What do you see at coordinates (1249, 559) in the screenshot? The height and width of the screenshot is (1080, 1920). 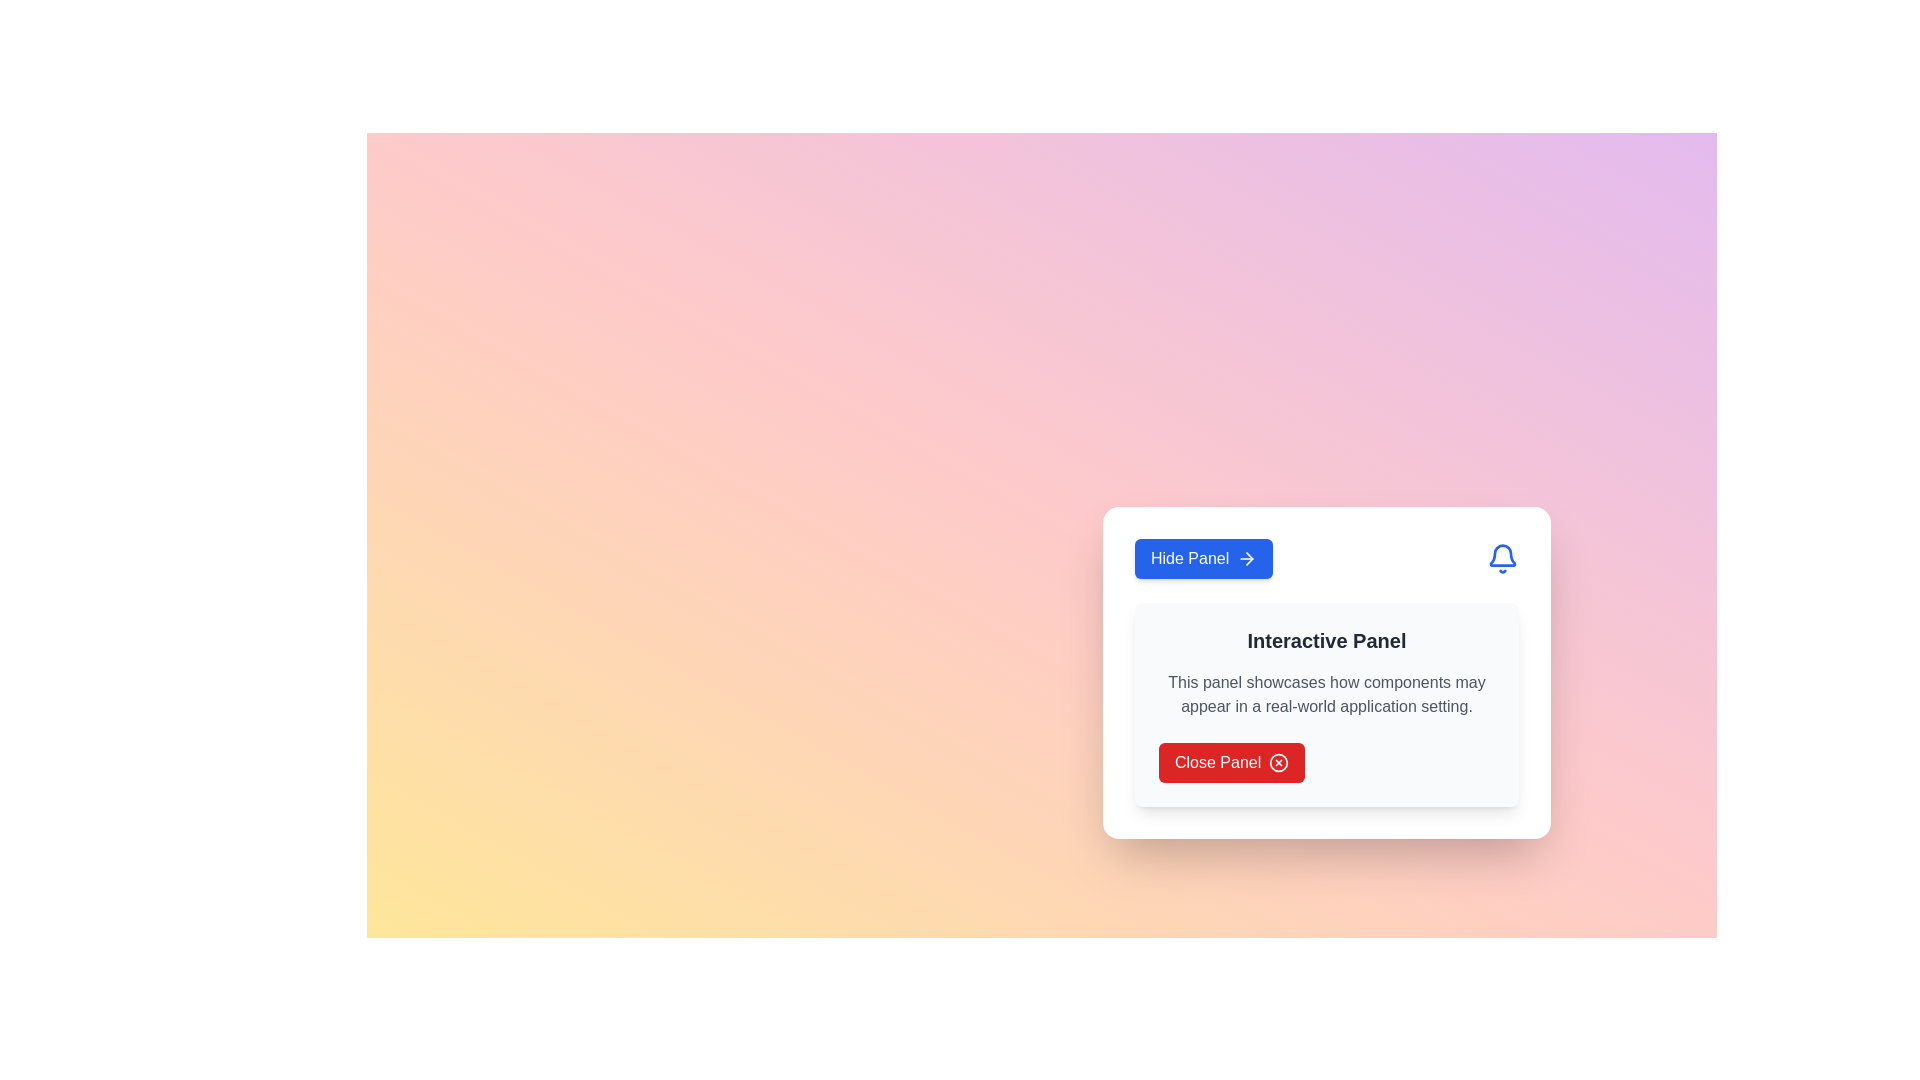 I see `the rightward pointing arrow icon, which is a minimalist triangular shape located to the right of the 'Hide Panel' button in the upper-left corner of the main panel` at bounding box center [1249, 559].